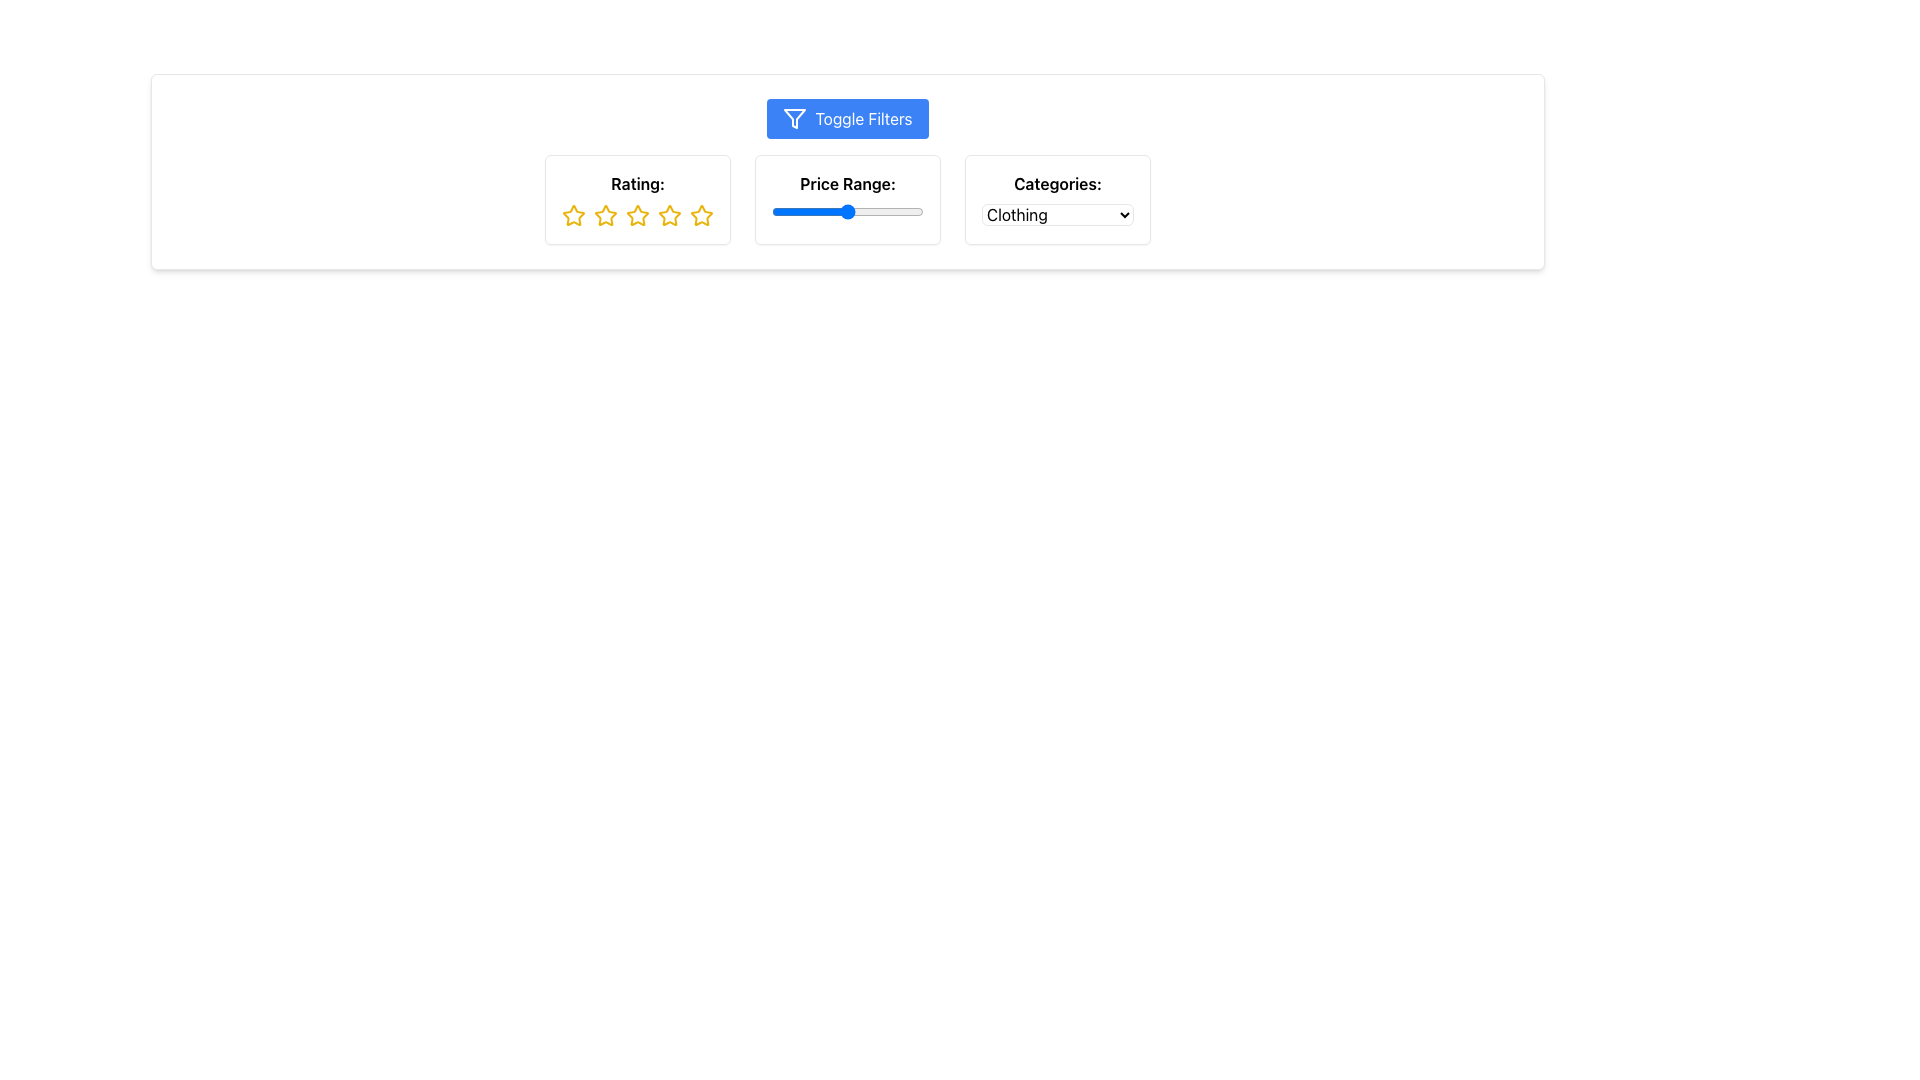  Describe the element at coordinates (811, 212) in the screenshot. I see `the price range slider` at that location.